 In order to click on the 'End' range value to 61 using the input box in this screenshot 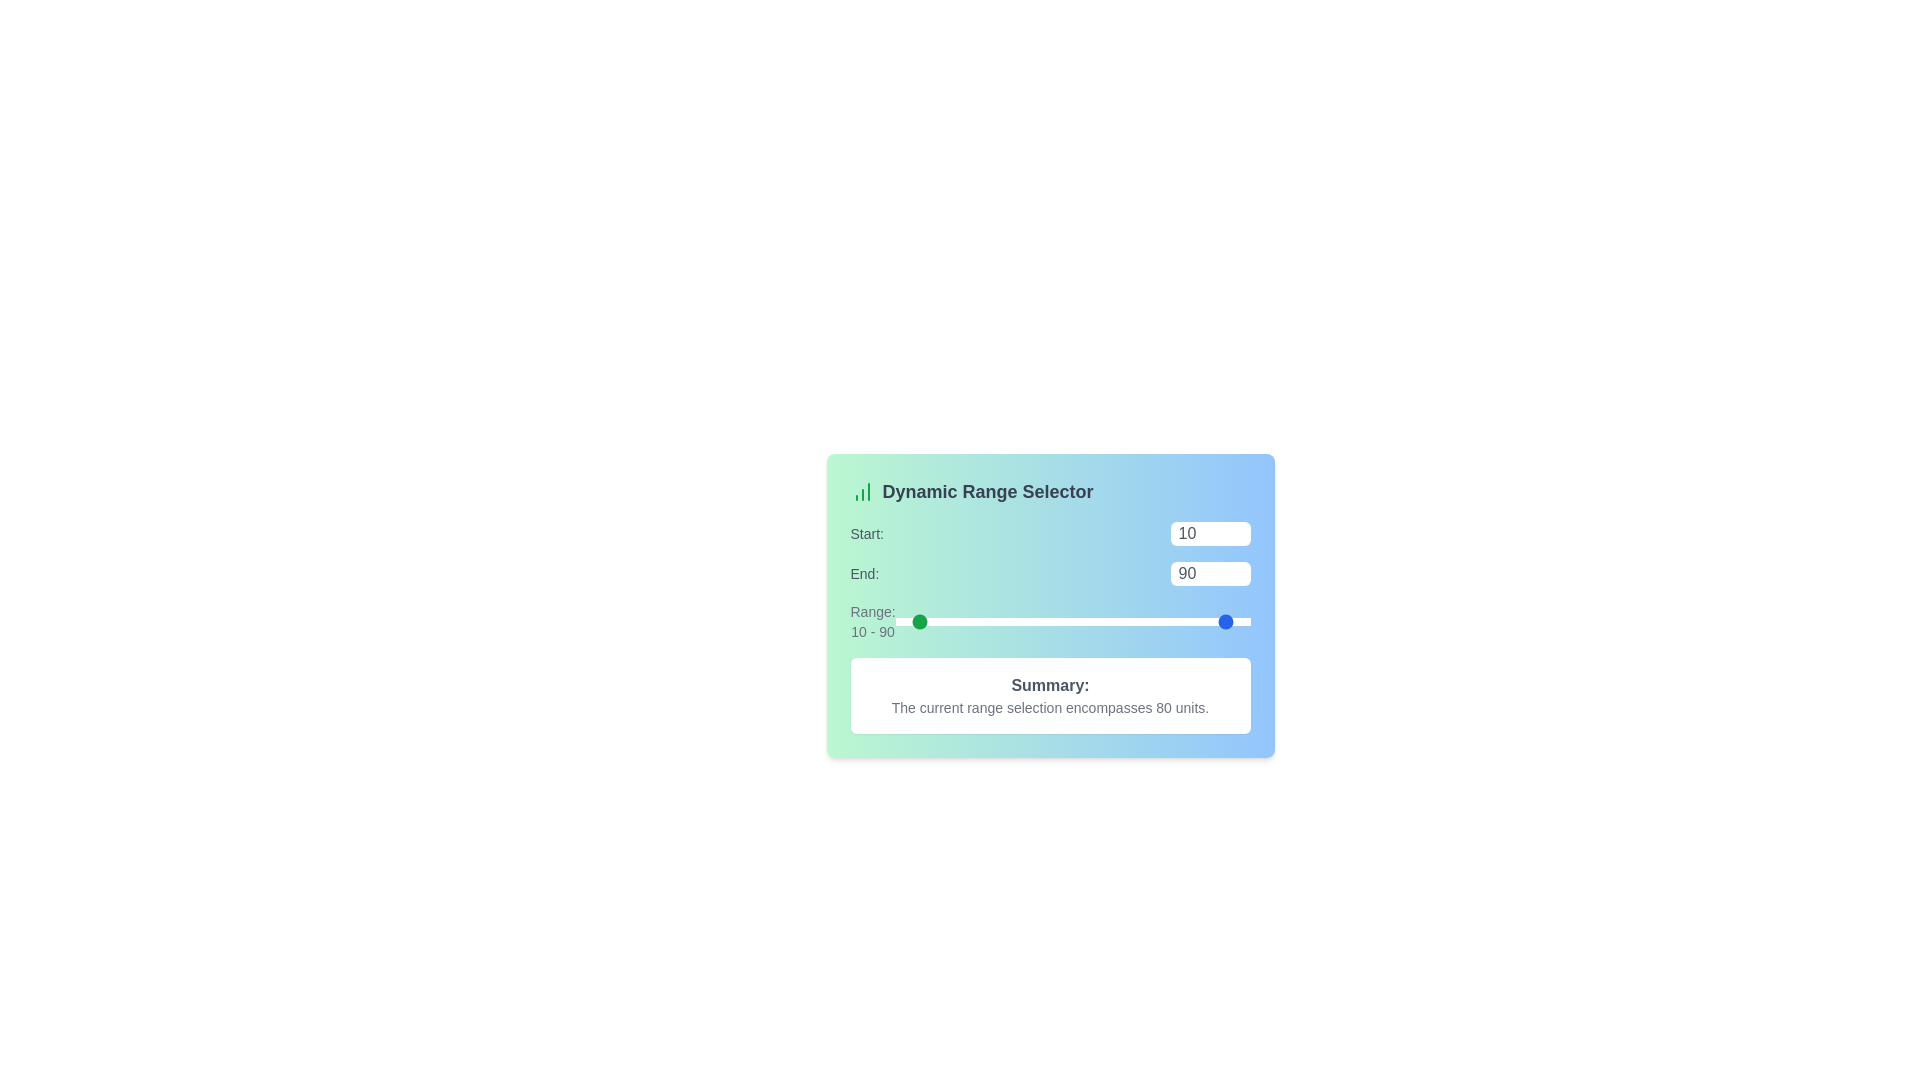, I will do `click(1209, 574)`.